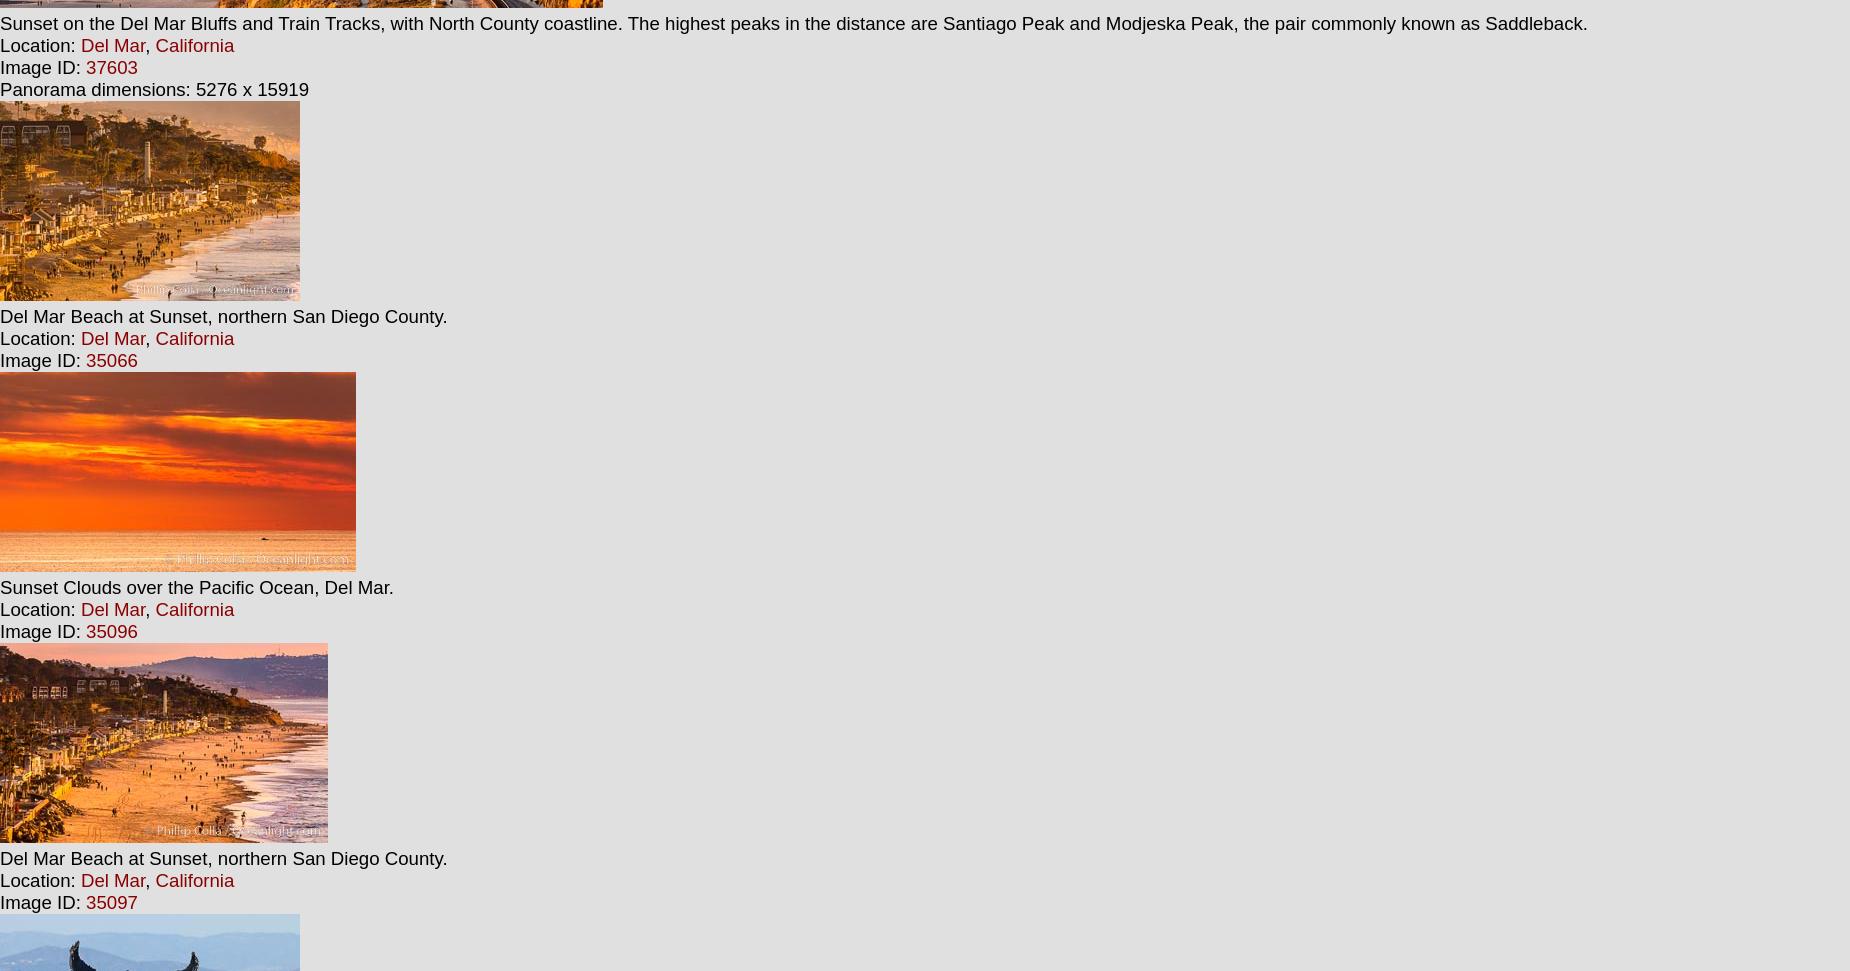 The width and height of the screenshot is (1850, 971). I want to click on 'Sunset Clouds over the Pacific Ocean, Del Mar.', so click(196, 587).